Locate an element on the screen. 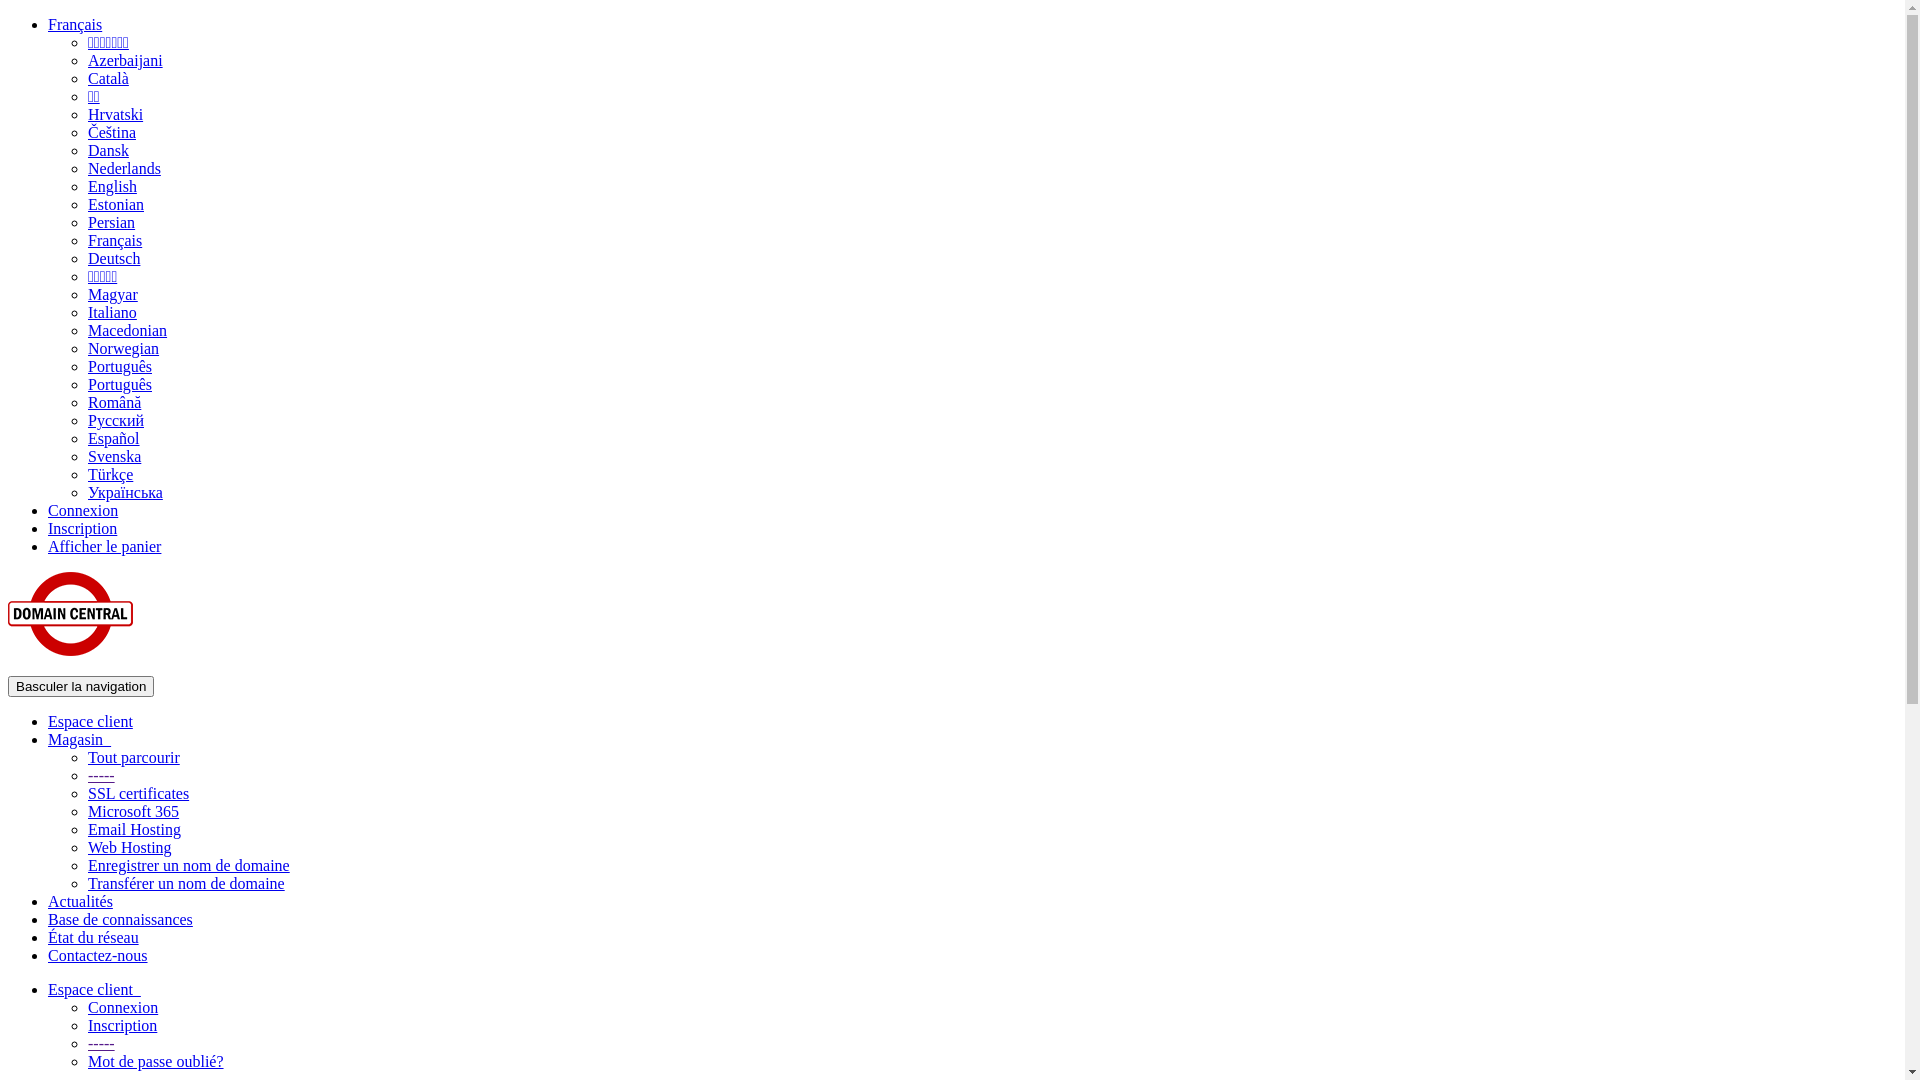  'Base de connaissances' is located at coordinates (48, 919).